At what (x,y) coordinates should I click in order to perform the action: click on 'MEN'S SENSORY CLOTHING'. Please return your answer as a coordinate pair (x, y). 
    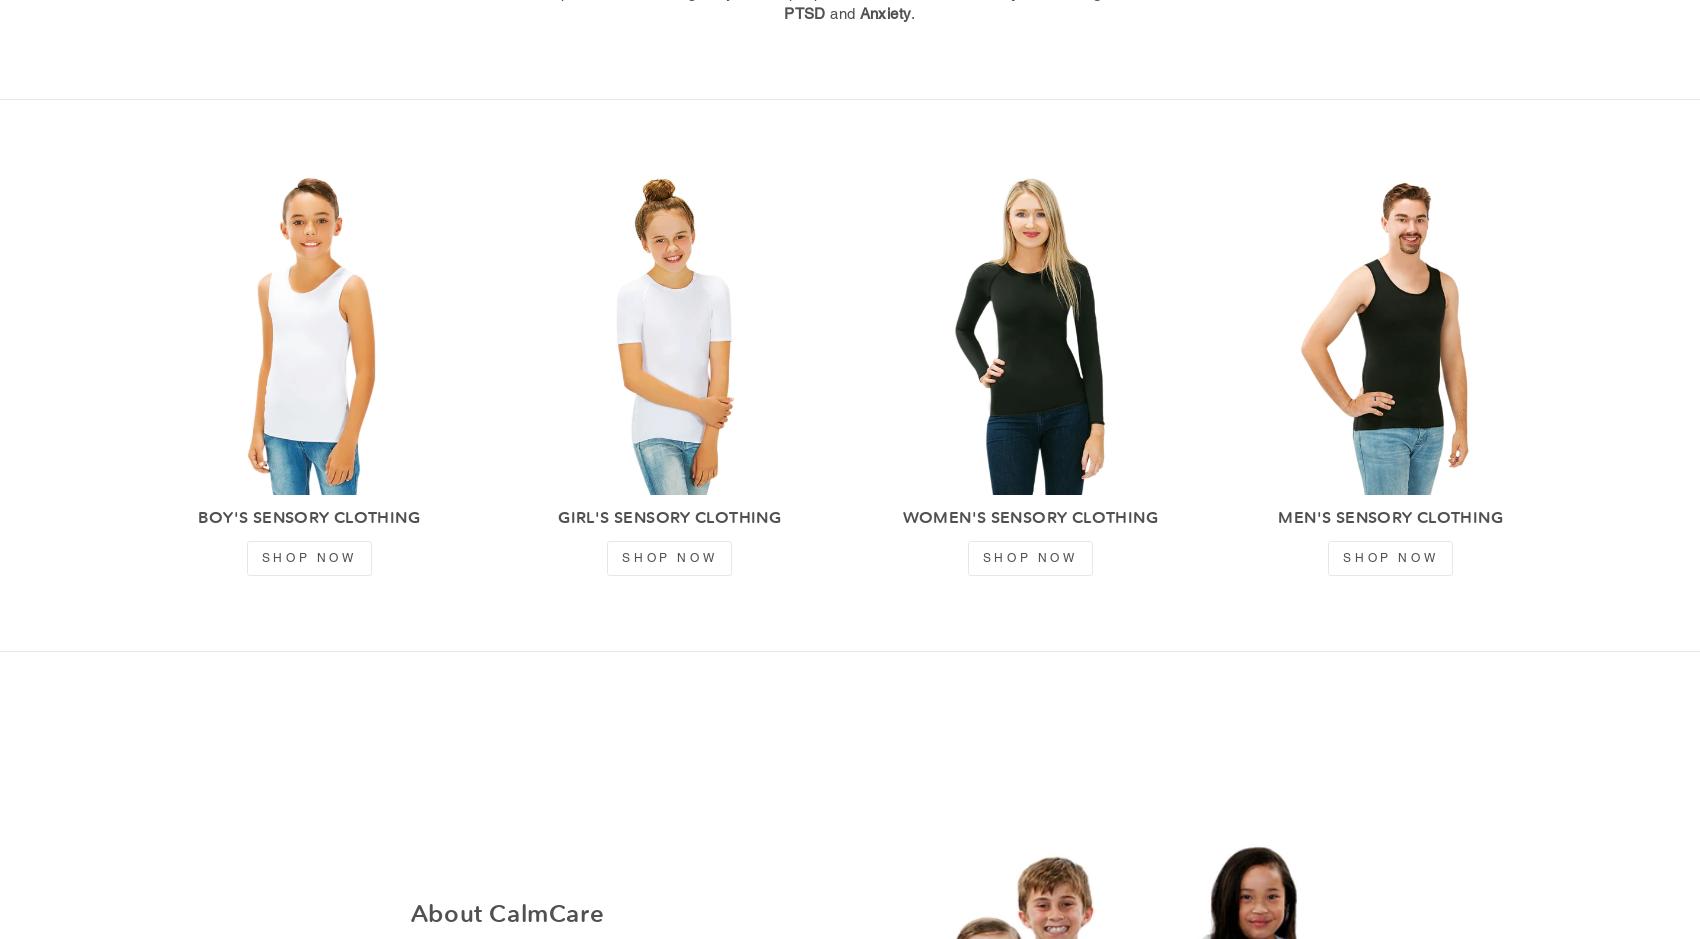
    Looking at the image, I should click on (1389, 517).